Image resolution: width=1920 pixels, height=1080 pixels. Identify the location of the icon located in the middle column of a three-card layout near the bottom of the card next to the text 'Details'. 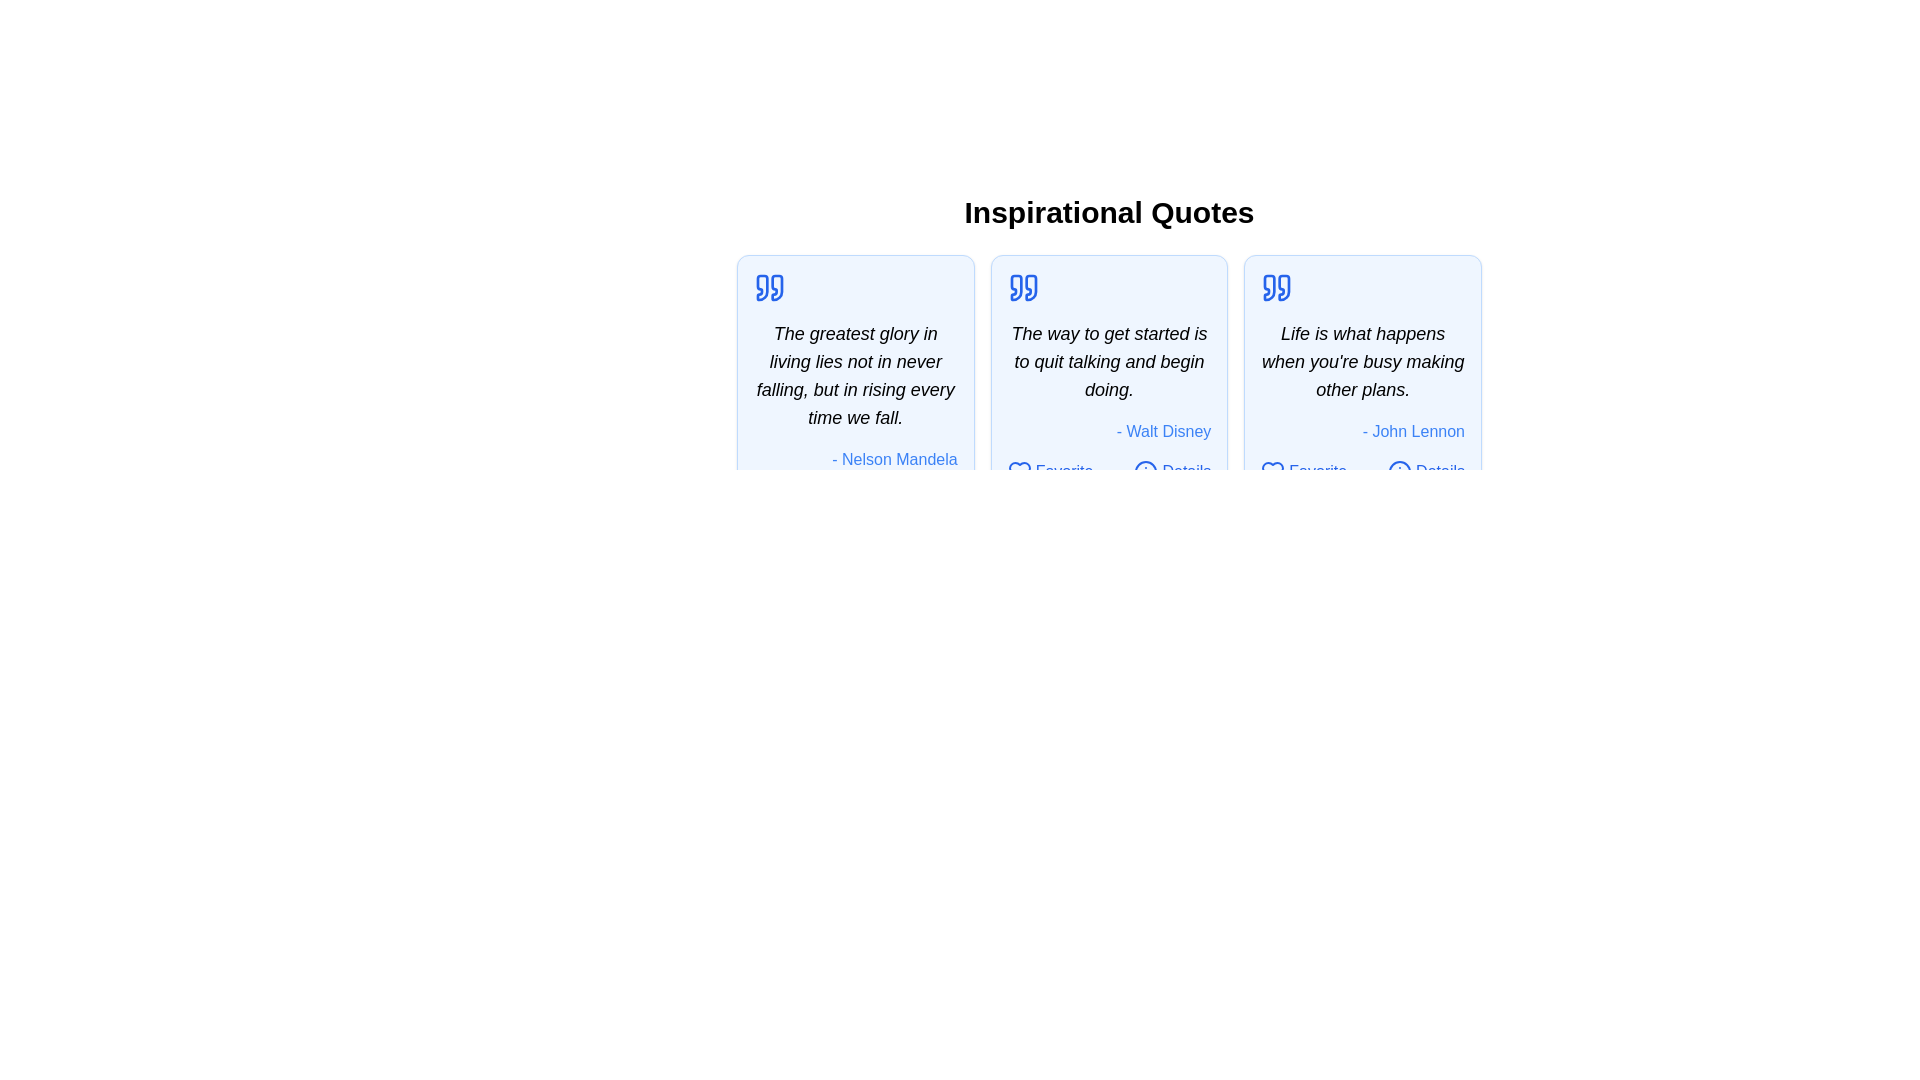
(1146, 471).